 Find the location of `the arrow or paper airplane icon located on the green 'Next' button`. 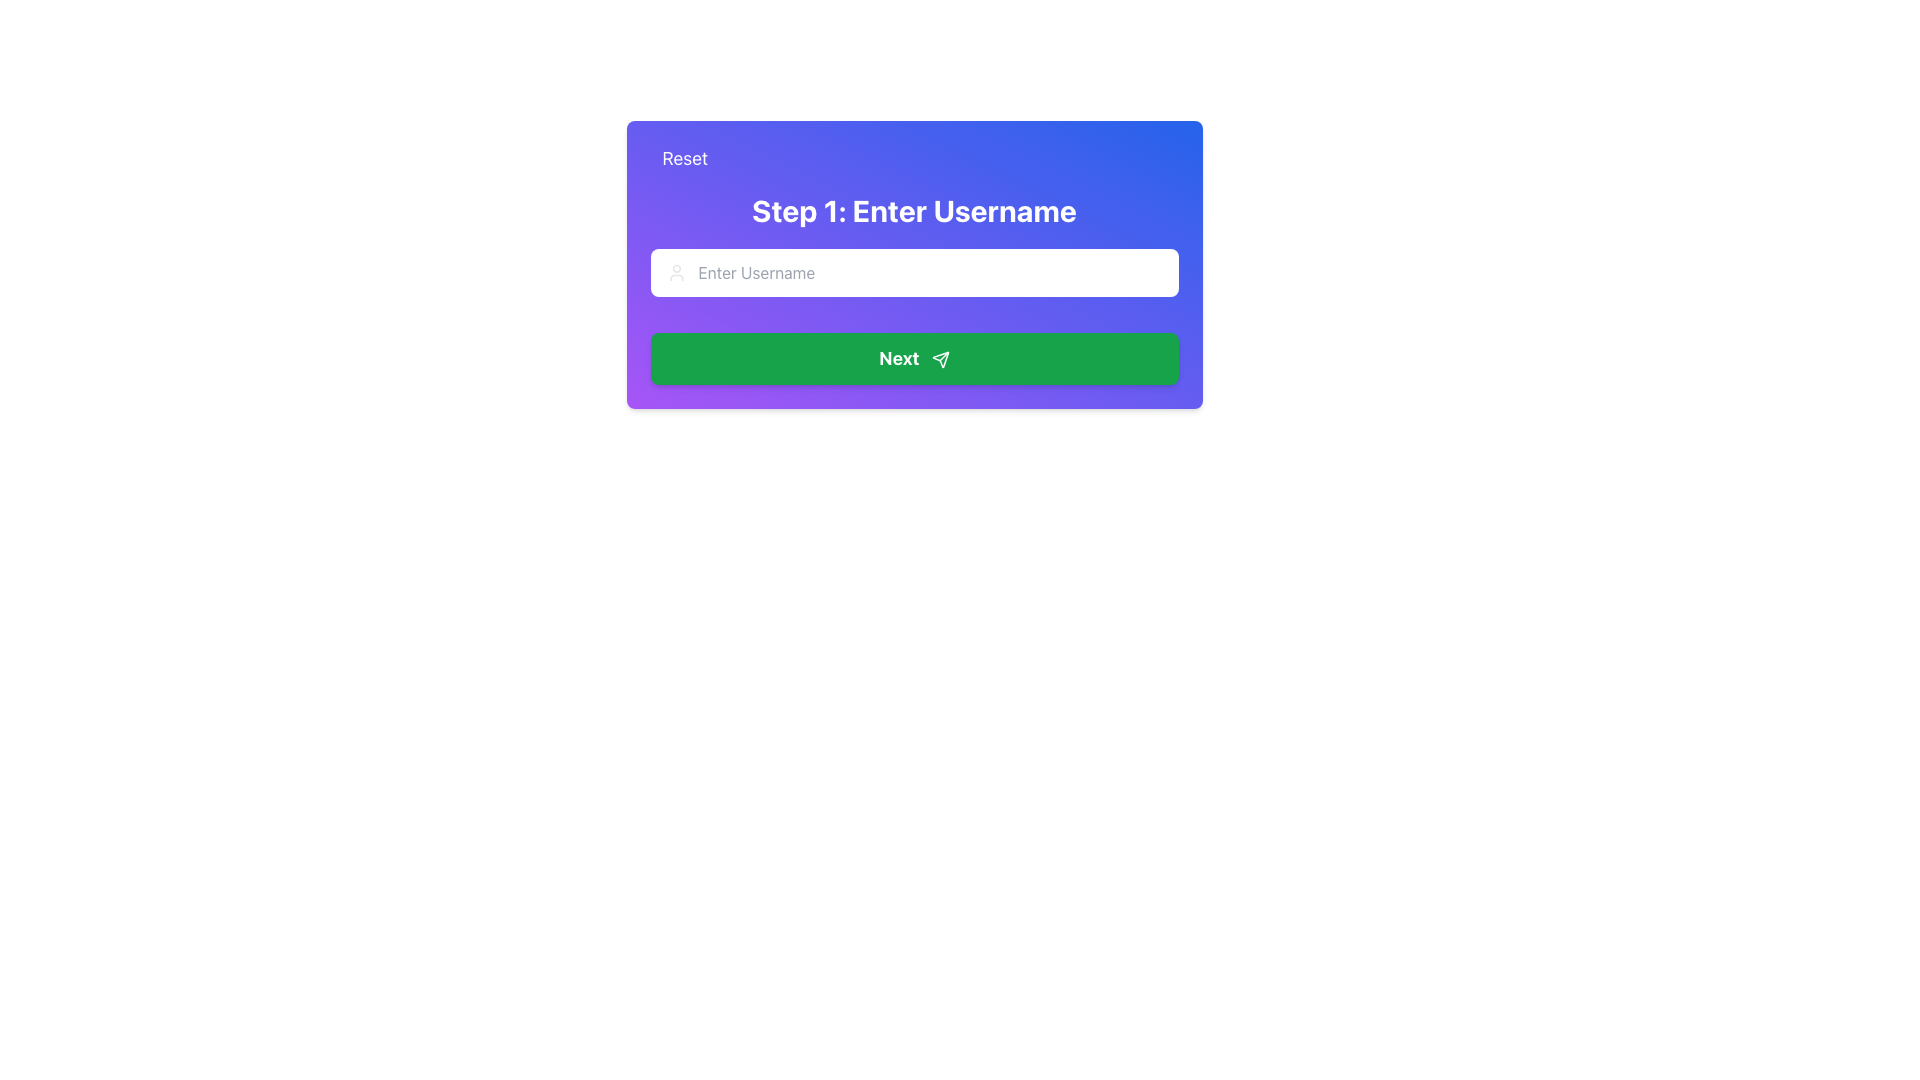

the arrow or paper airplane icon located on the green 'Next' button is located at coordinates (939, 360).